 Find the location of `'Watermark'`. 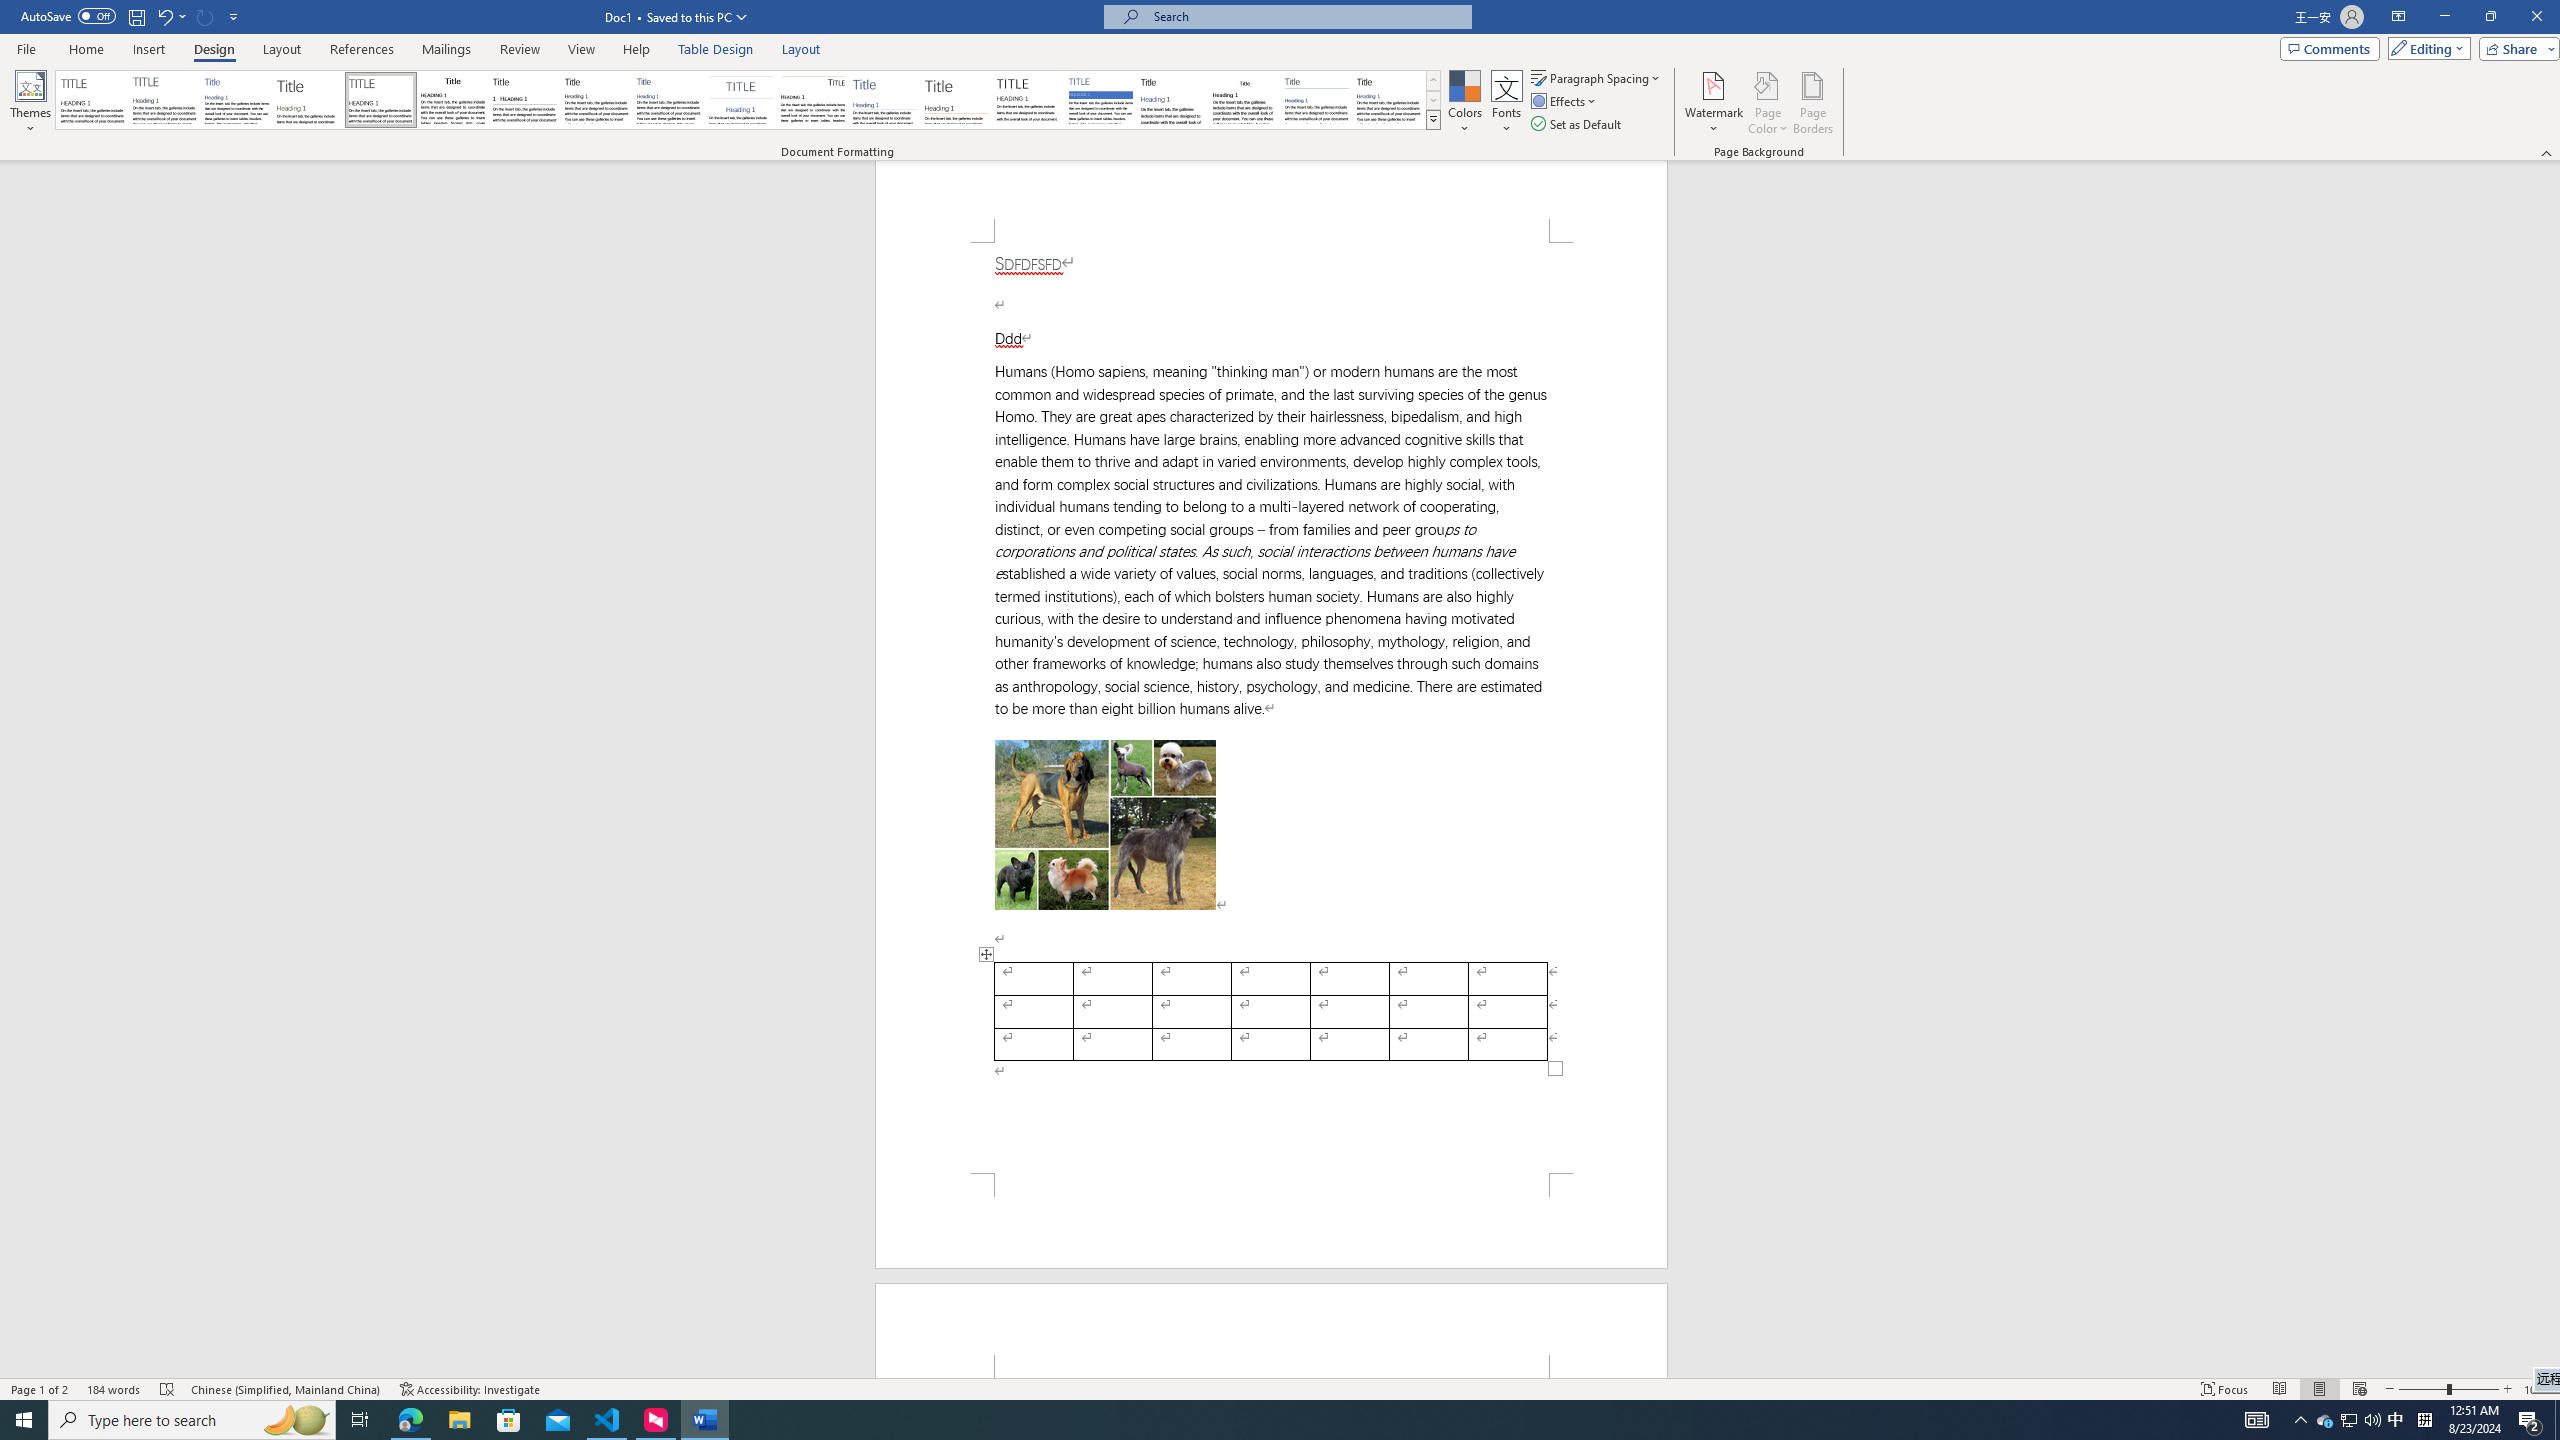

'Watermark' is located at coordinates (1712, 103).